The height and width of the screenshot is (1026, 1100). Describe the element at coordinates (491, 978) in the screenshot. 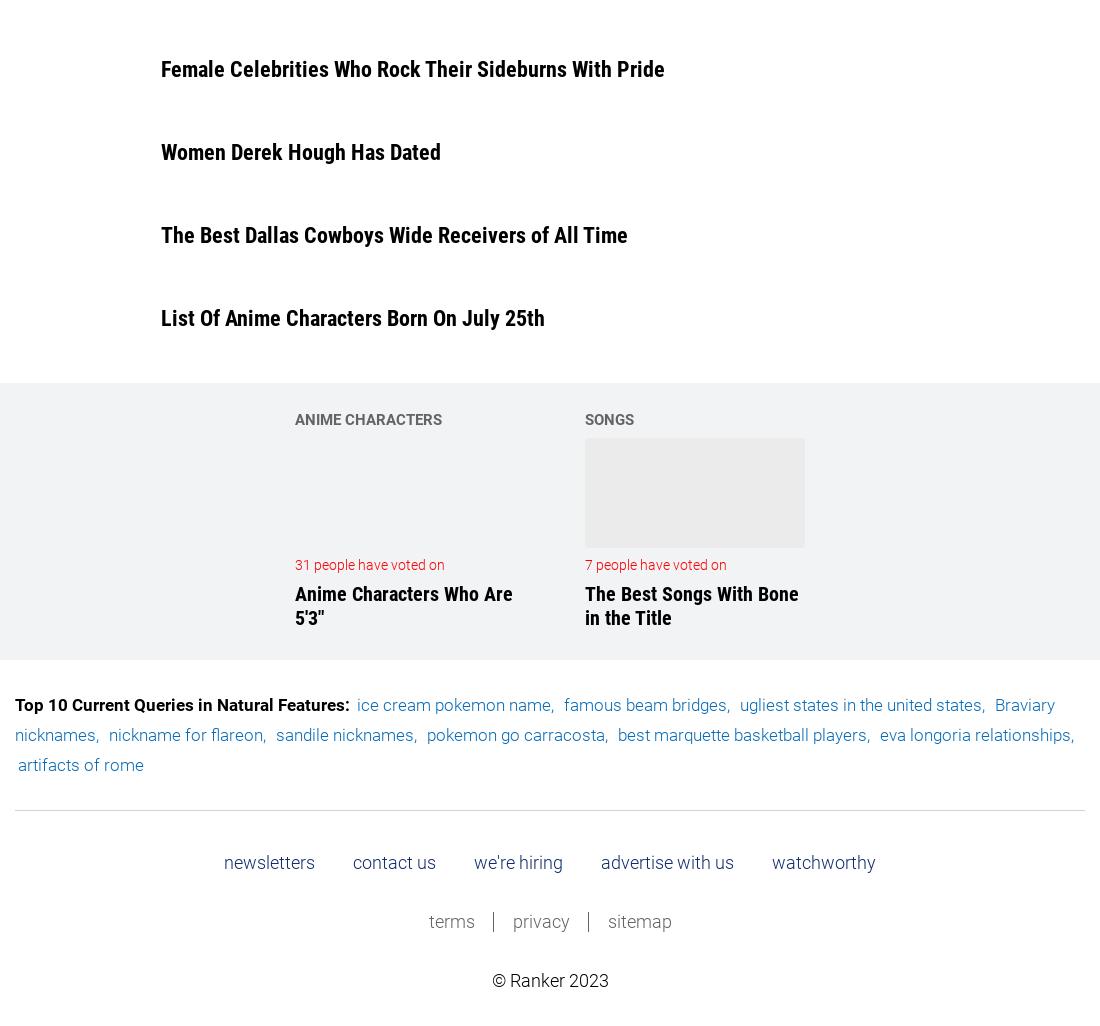

I see `'© Ranker 2023'` at that location.